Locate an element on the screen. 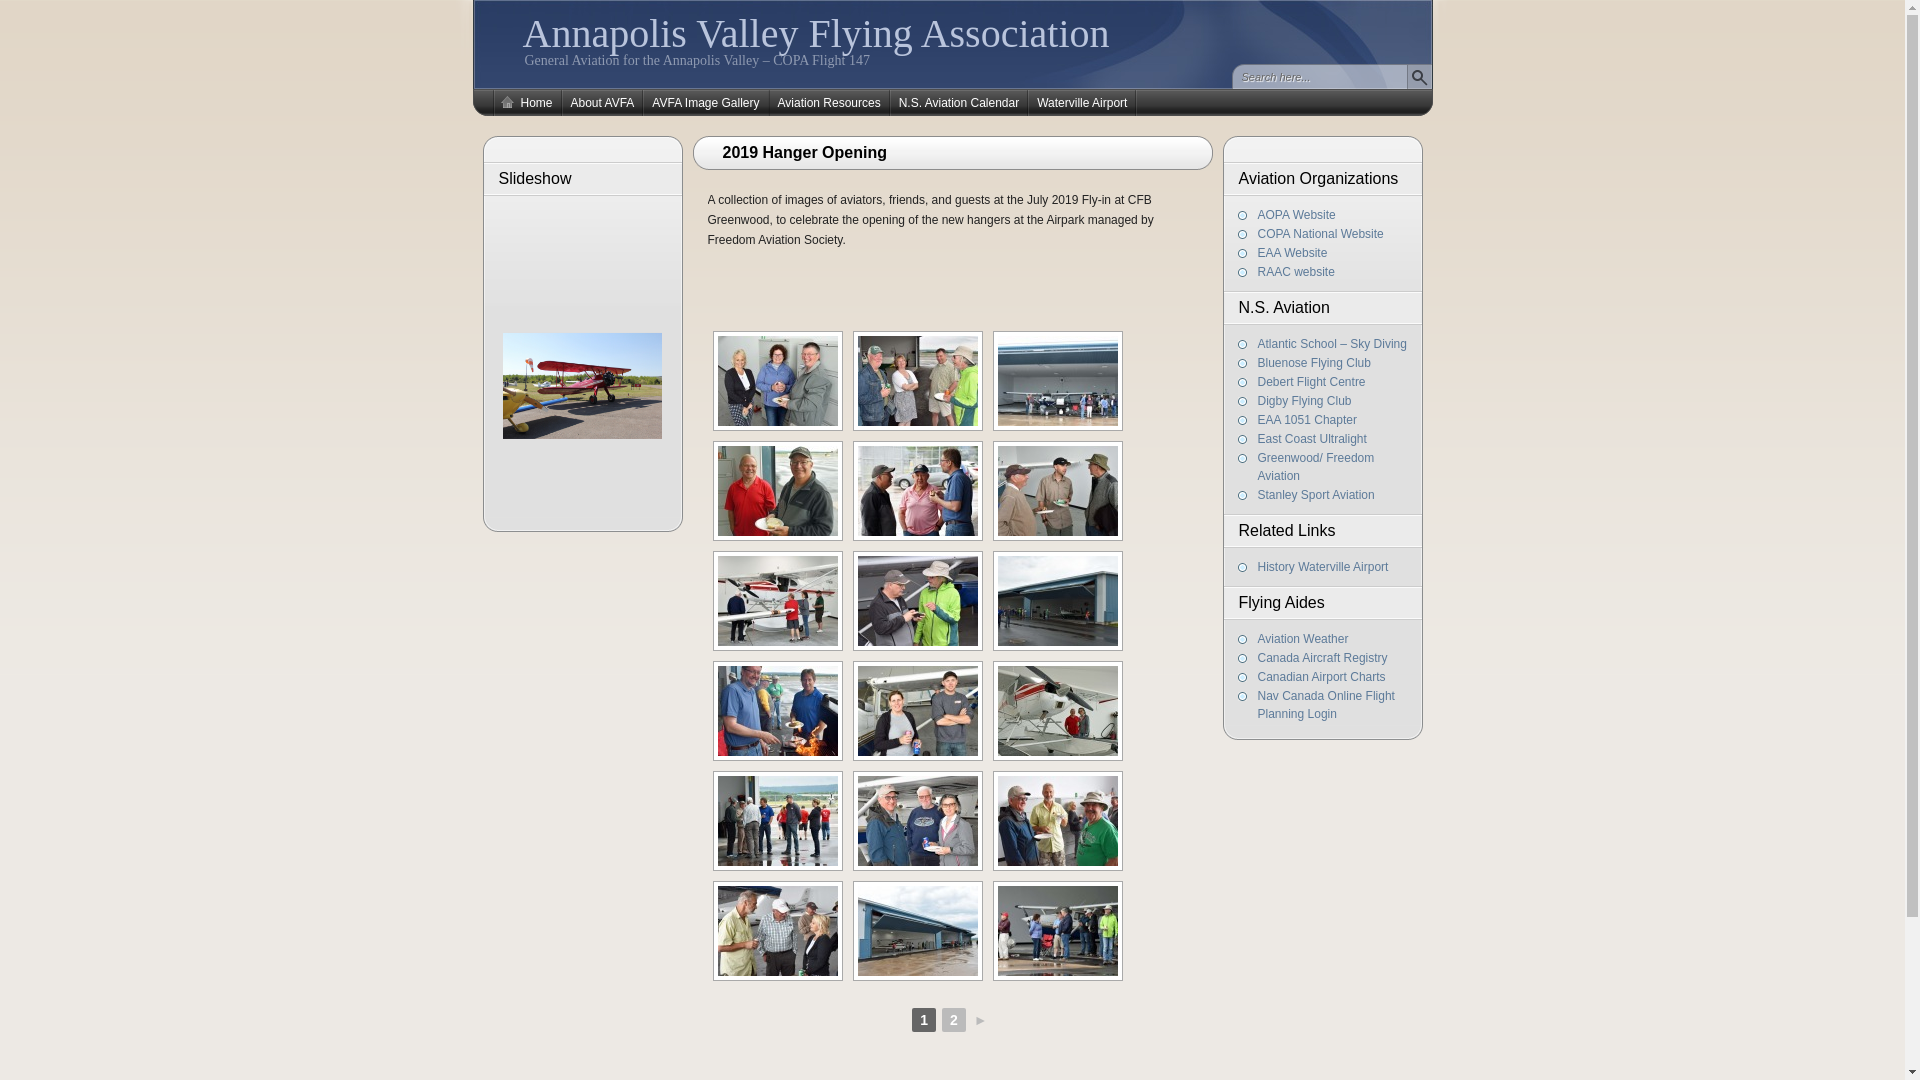 The width and height of the screenshot is (1920, 1080). 'EAA 1051 Chapter' is located at coordinates (1256, 419).